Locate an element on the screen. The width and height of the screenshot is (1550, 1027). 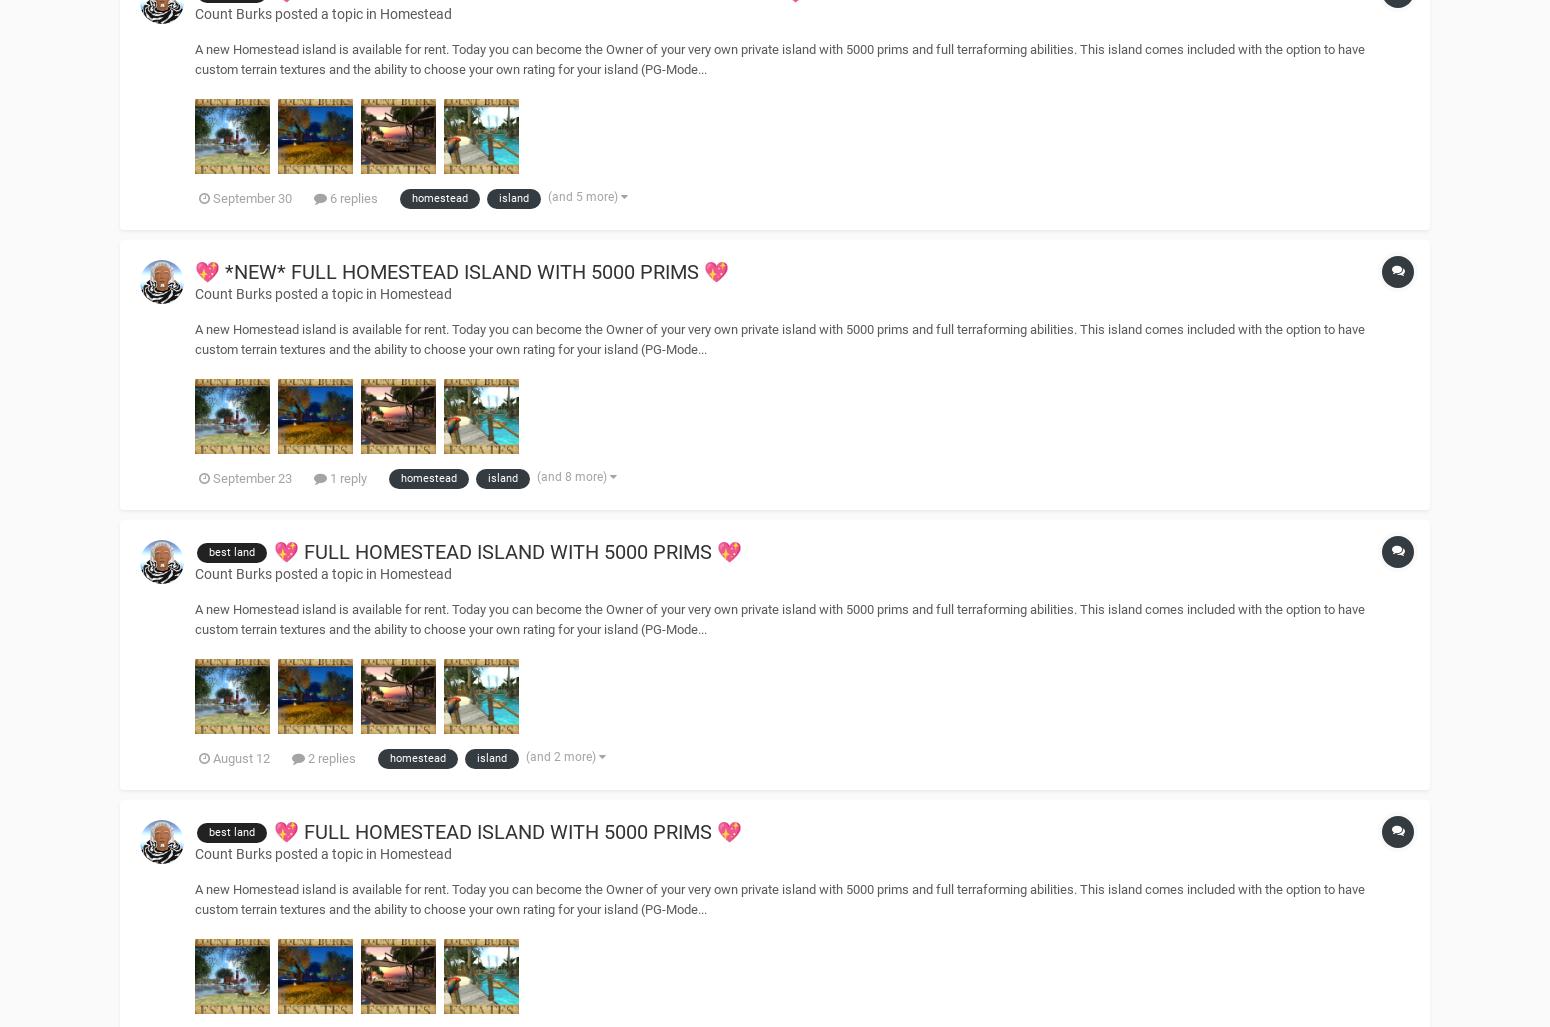
'August 12' is located at coordinates (241, 757).